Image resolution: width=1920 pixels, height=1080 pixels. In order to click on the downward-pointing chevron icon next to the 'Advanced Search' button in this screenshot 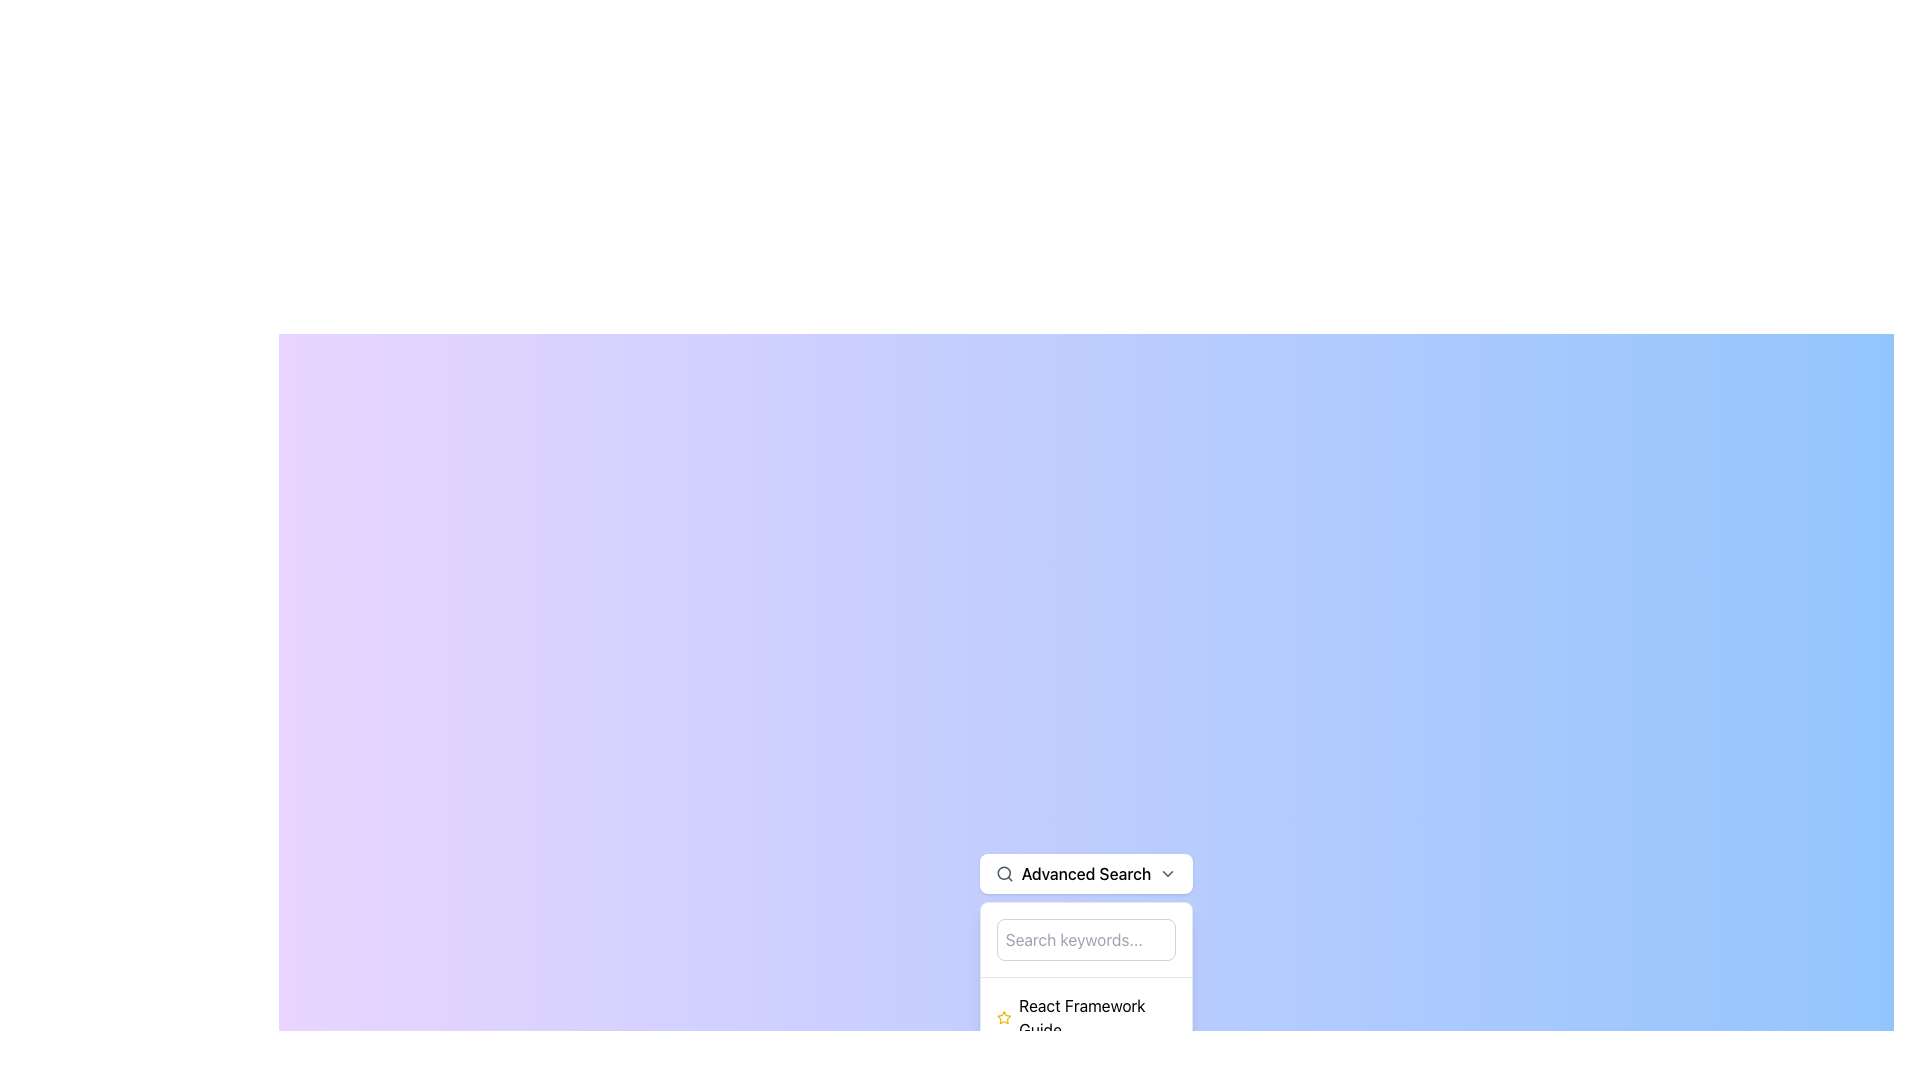, I will do `click(1168, 873)`.